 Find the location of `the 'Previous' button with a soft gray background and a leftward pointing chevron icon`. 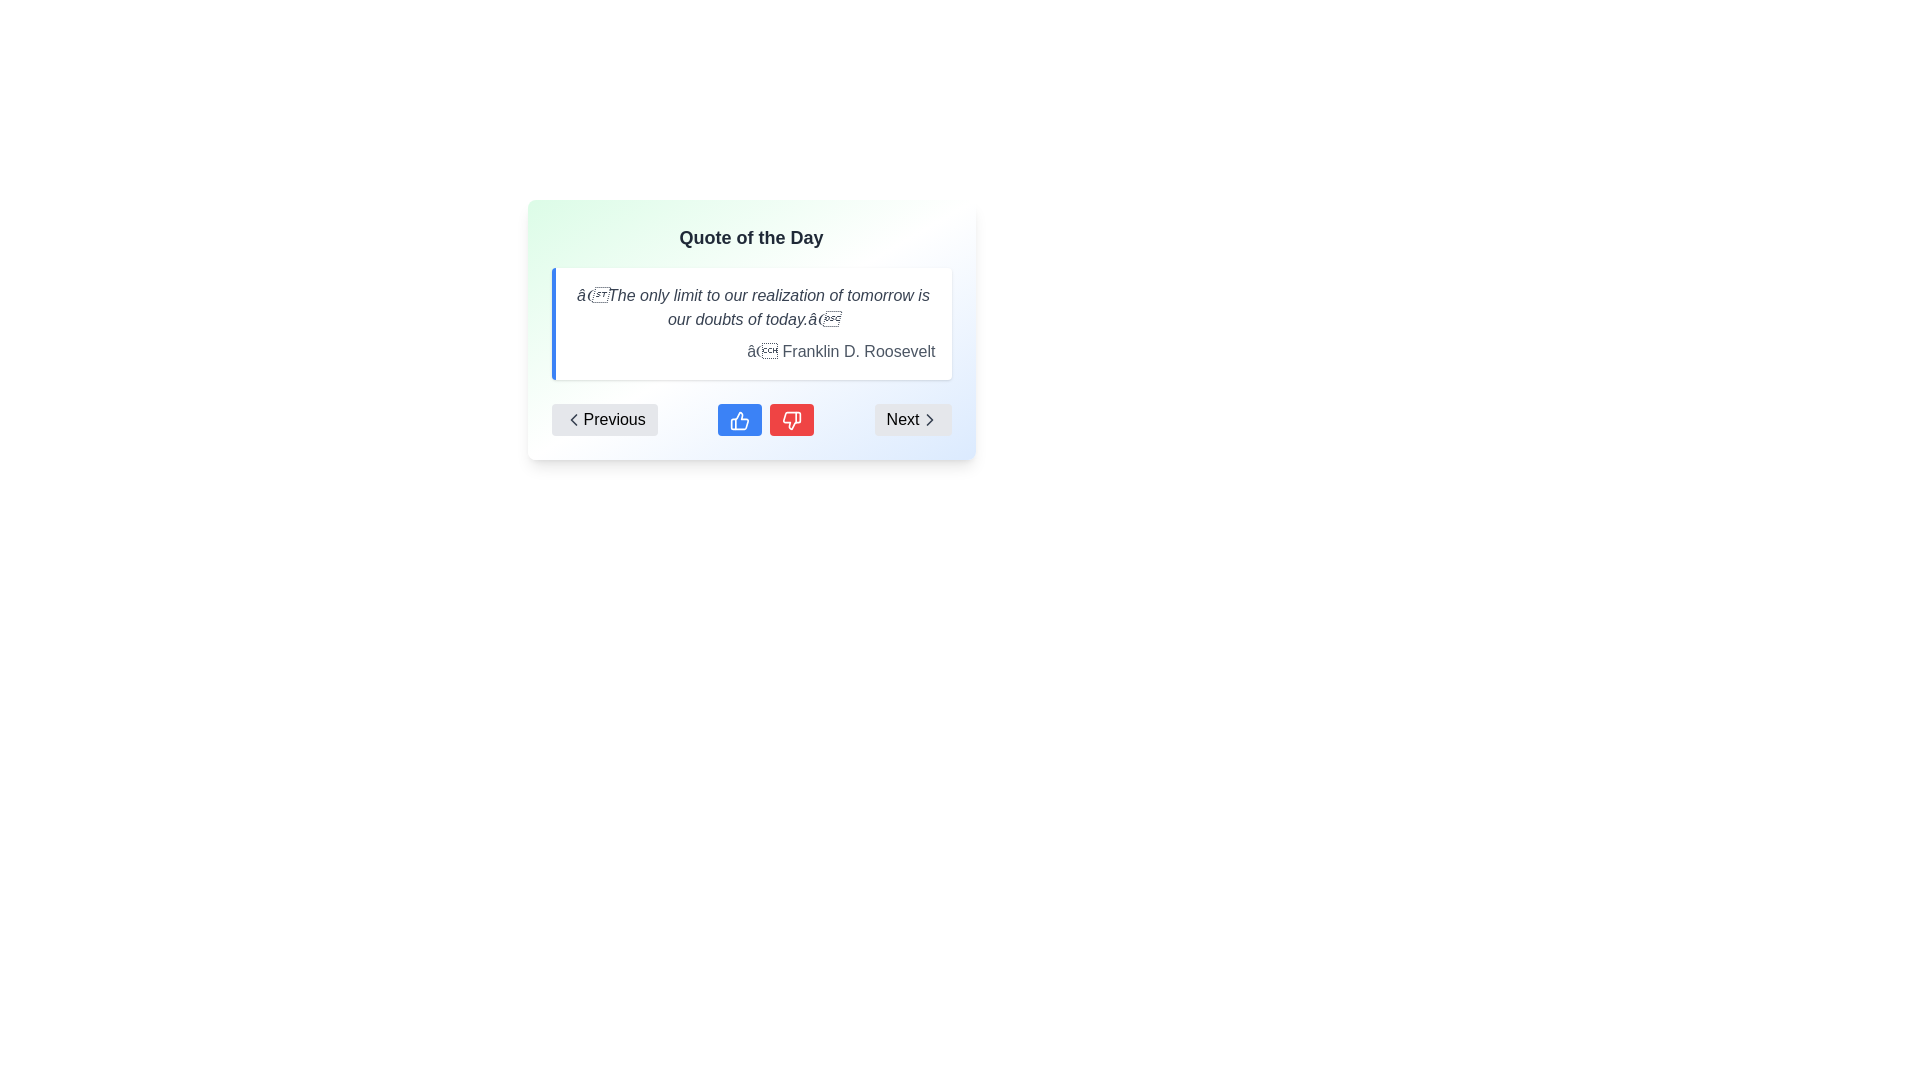

the 'Previous' button with a soft gray background and a leftward pointing chevron icon is located at coordinates (603, 419).